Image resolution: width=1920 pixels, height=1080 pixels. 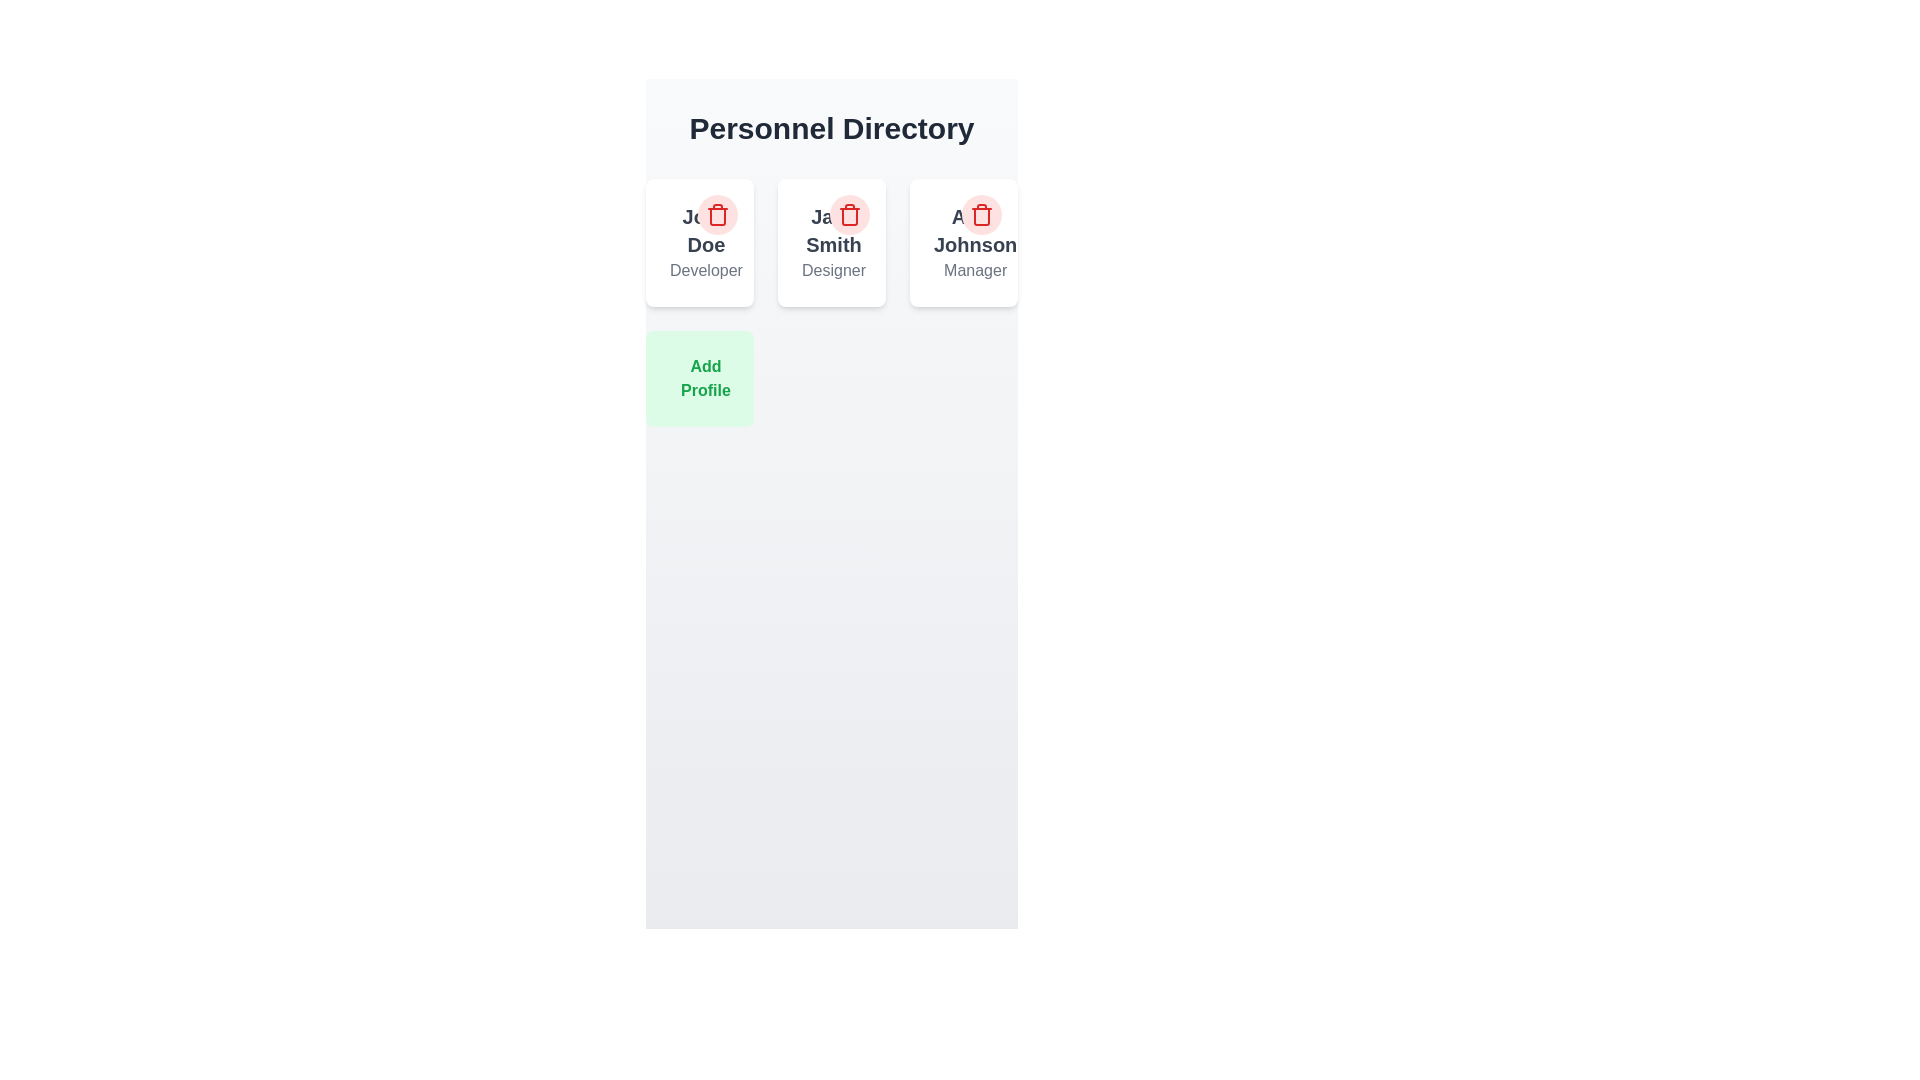 I want to click on the delete icon located in the top-right corner of the personnel card labeled 'John Doe', so click(x=718, y=215).